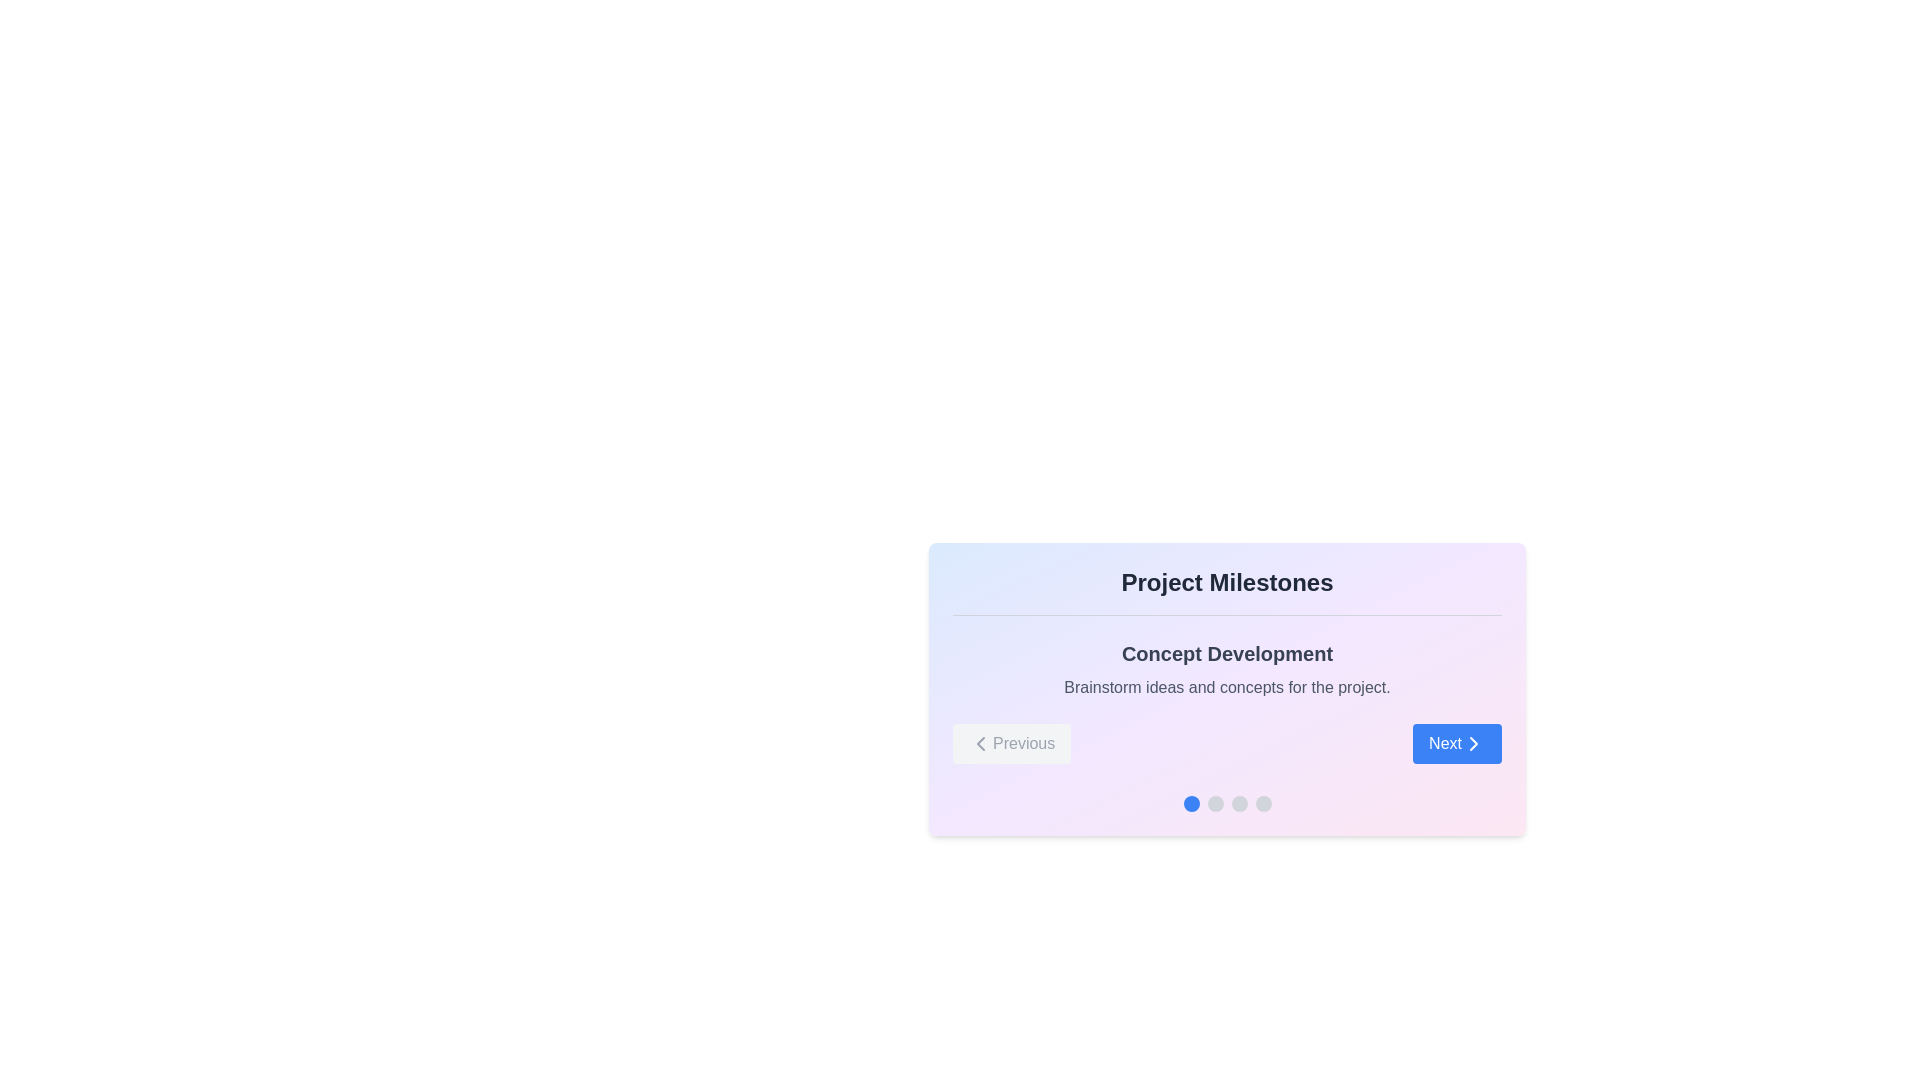  Describe the element at coordinates (1226, 582) in the screenshot. I see `the main title text label that describes project milestones, located at the top of the content card above the text 'Concept Development'` at that location.